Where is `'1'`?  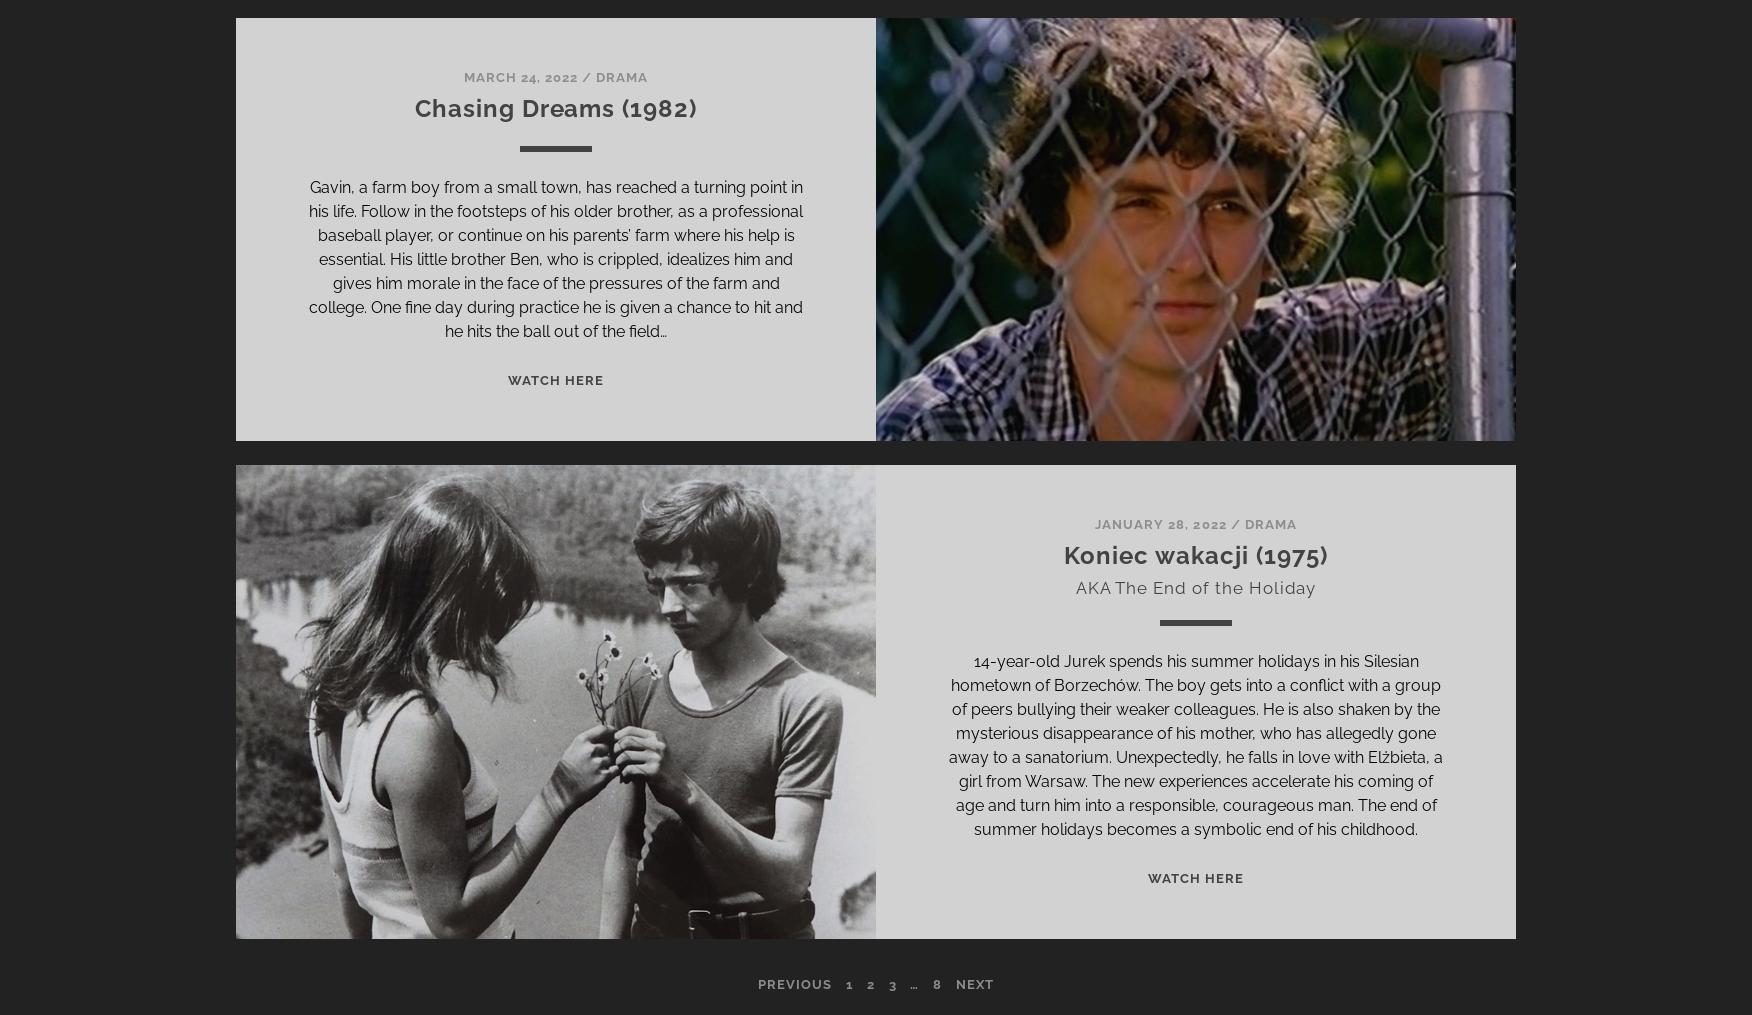
'1' is located at coordinates (847, 983).